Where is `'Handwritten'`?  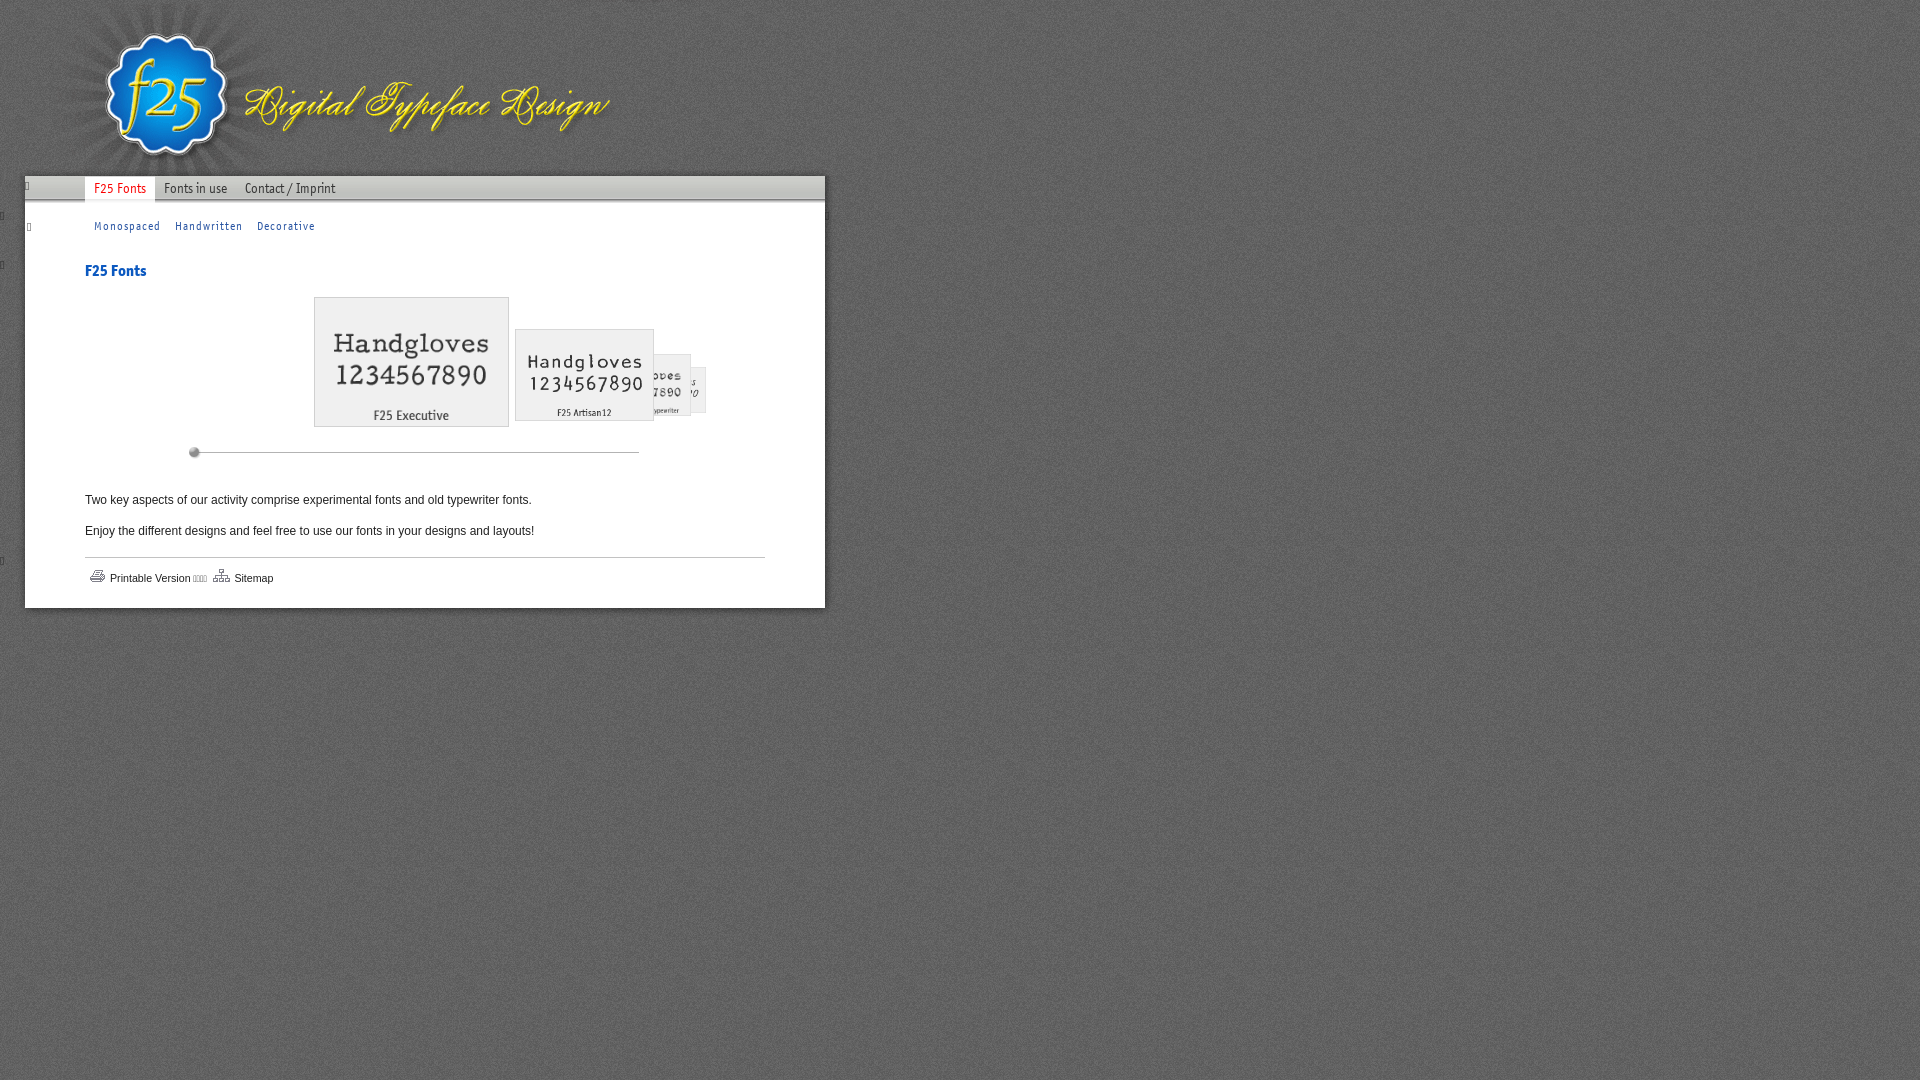
'Handwritten' is located at coordinates (209, 225).